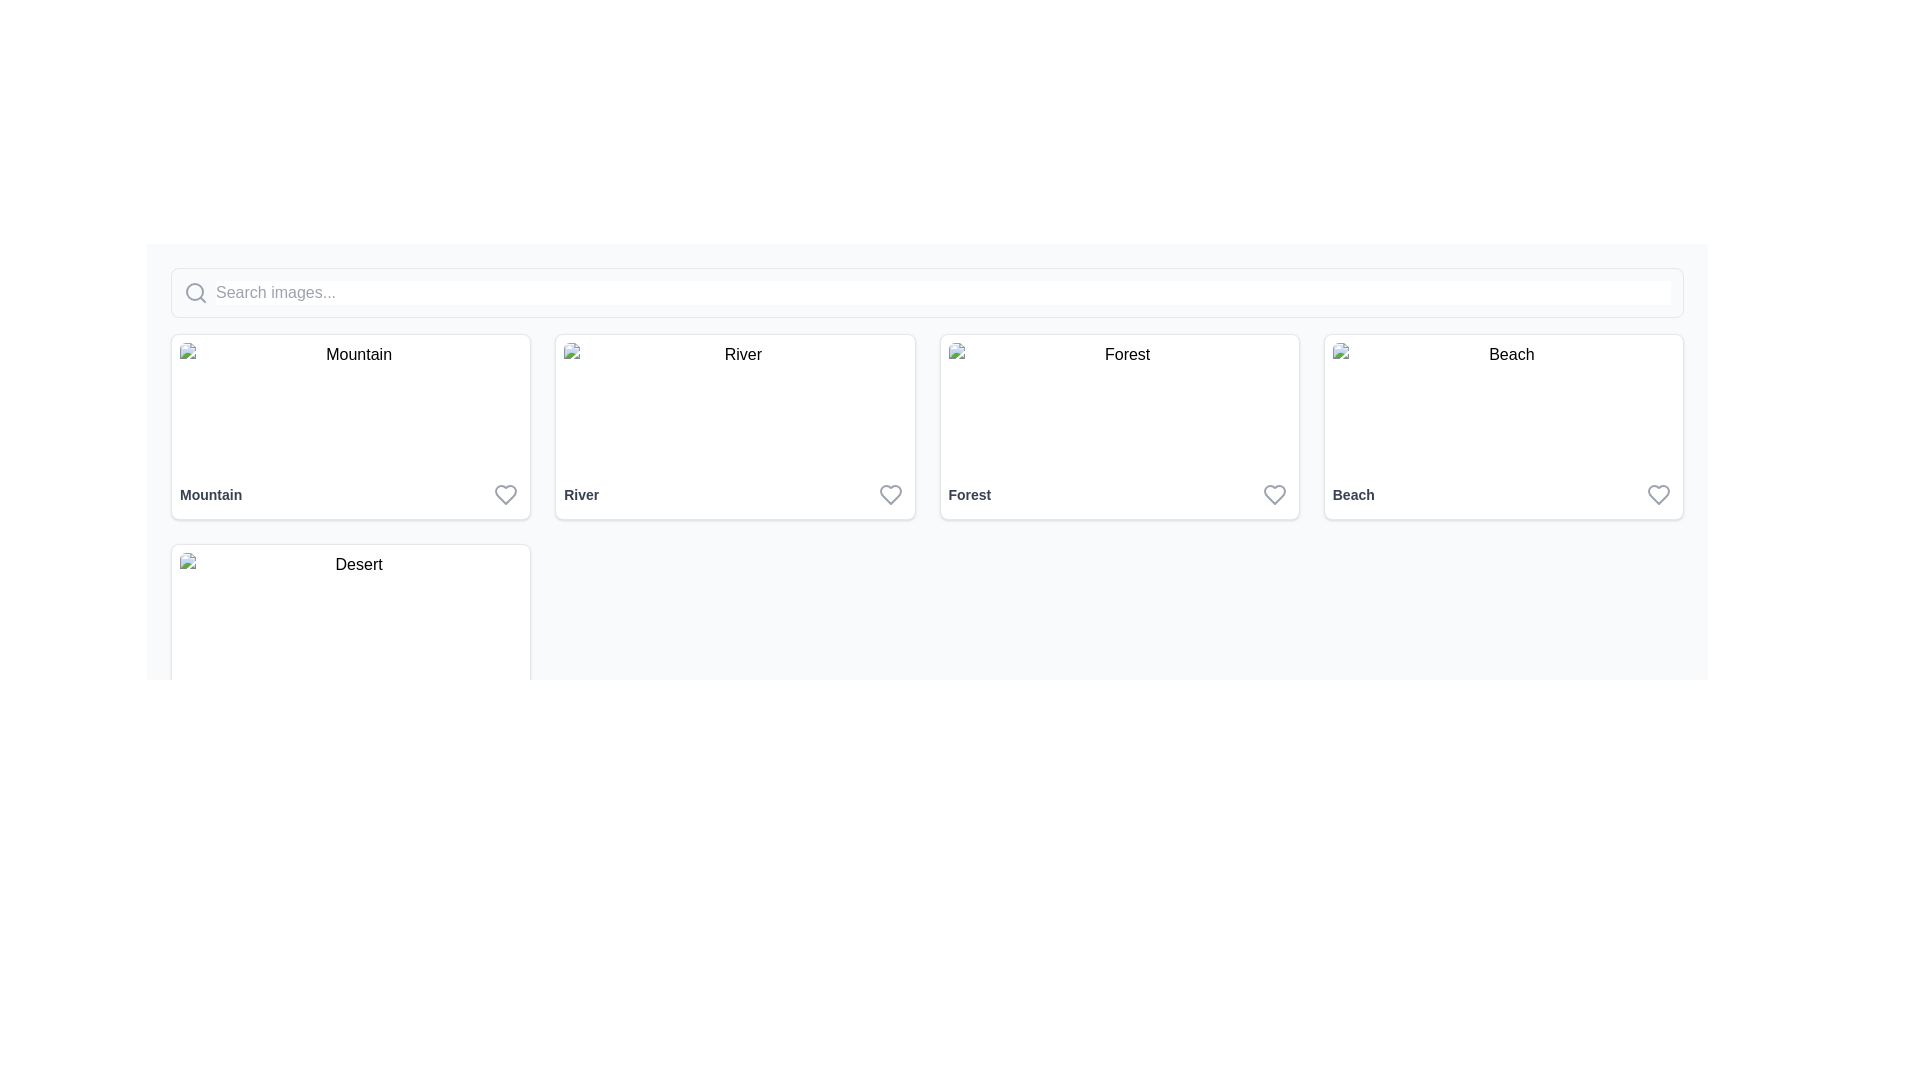 This screenshot has height=1080, width=1920. What do you see at coordinates (889, 494) in the screenshot?
I see `the heart-shaped icon button located at the bottom-right corner of the 'River' card` at bounding box center [889, 494].